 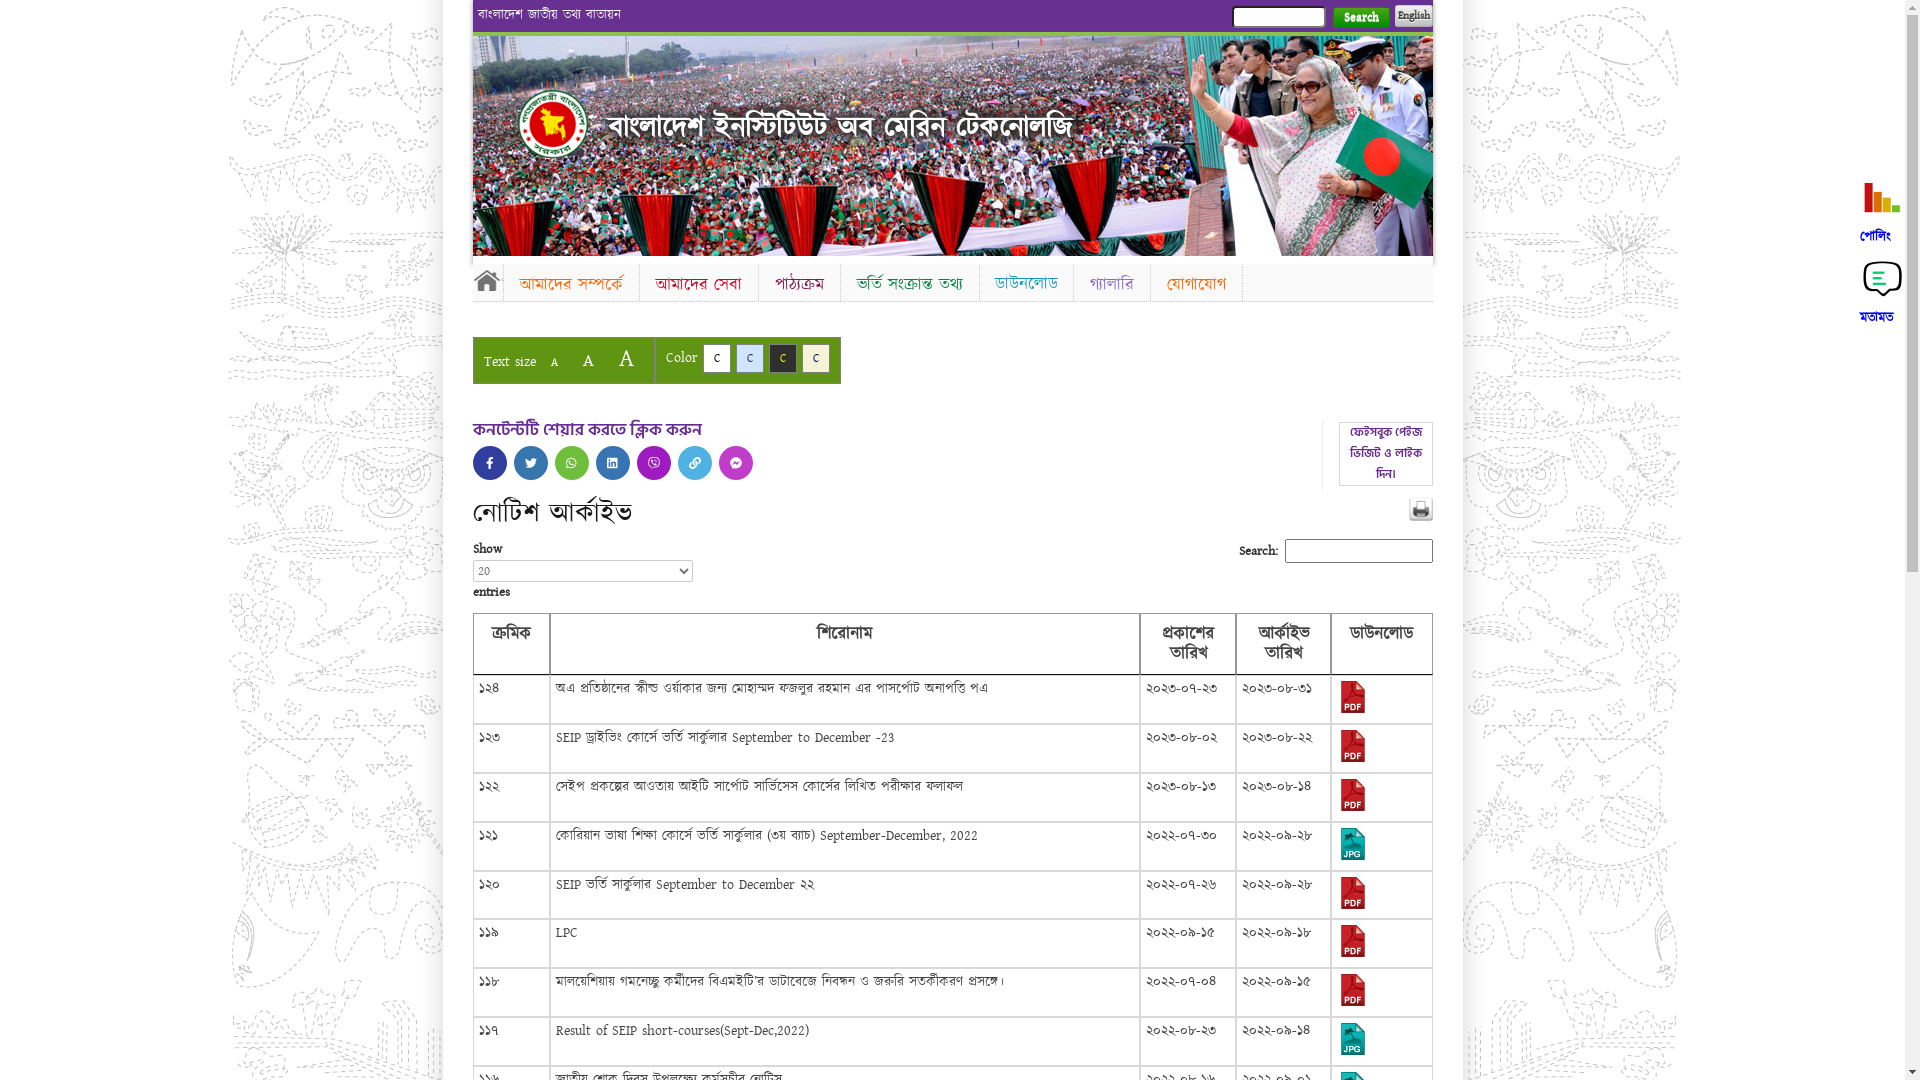 I want to click on 'Search', so click(x=1360, y=17).